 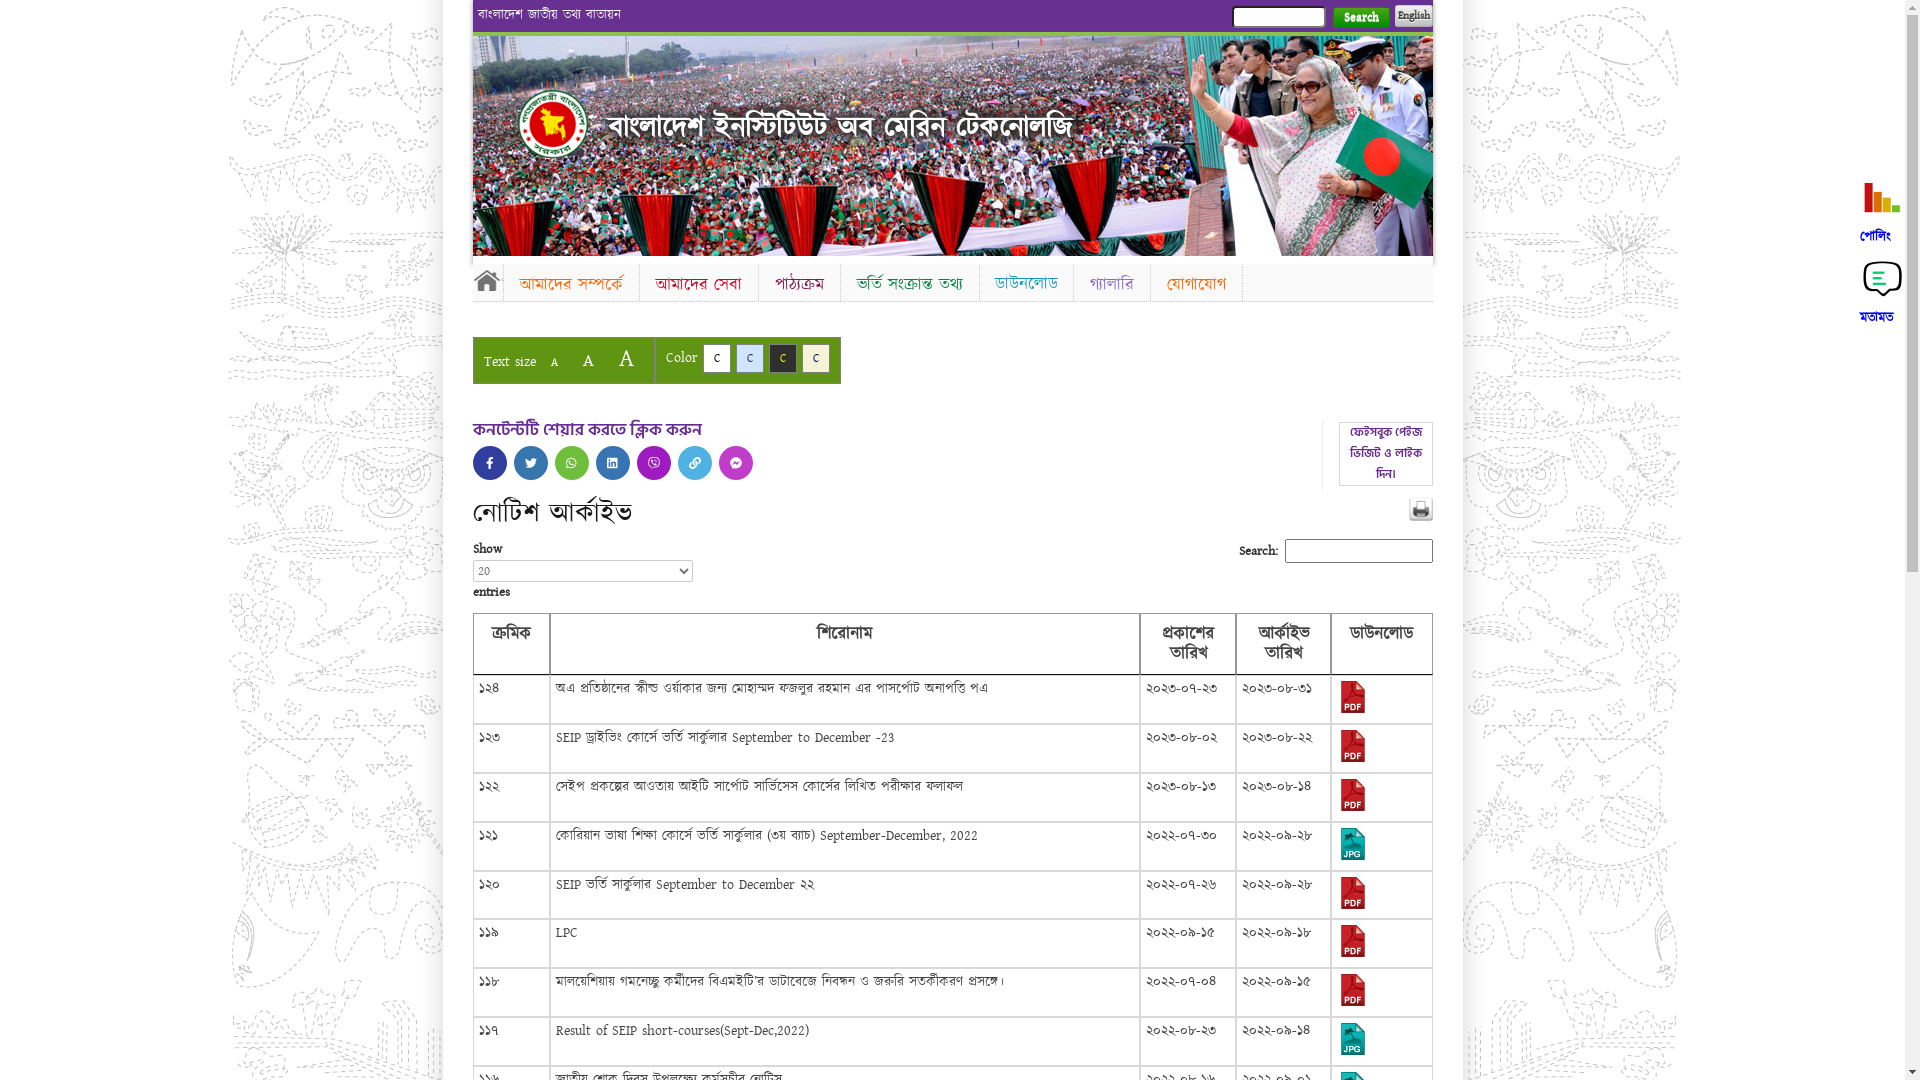 I want to click on 'Search', so click(x=1360, y=17).